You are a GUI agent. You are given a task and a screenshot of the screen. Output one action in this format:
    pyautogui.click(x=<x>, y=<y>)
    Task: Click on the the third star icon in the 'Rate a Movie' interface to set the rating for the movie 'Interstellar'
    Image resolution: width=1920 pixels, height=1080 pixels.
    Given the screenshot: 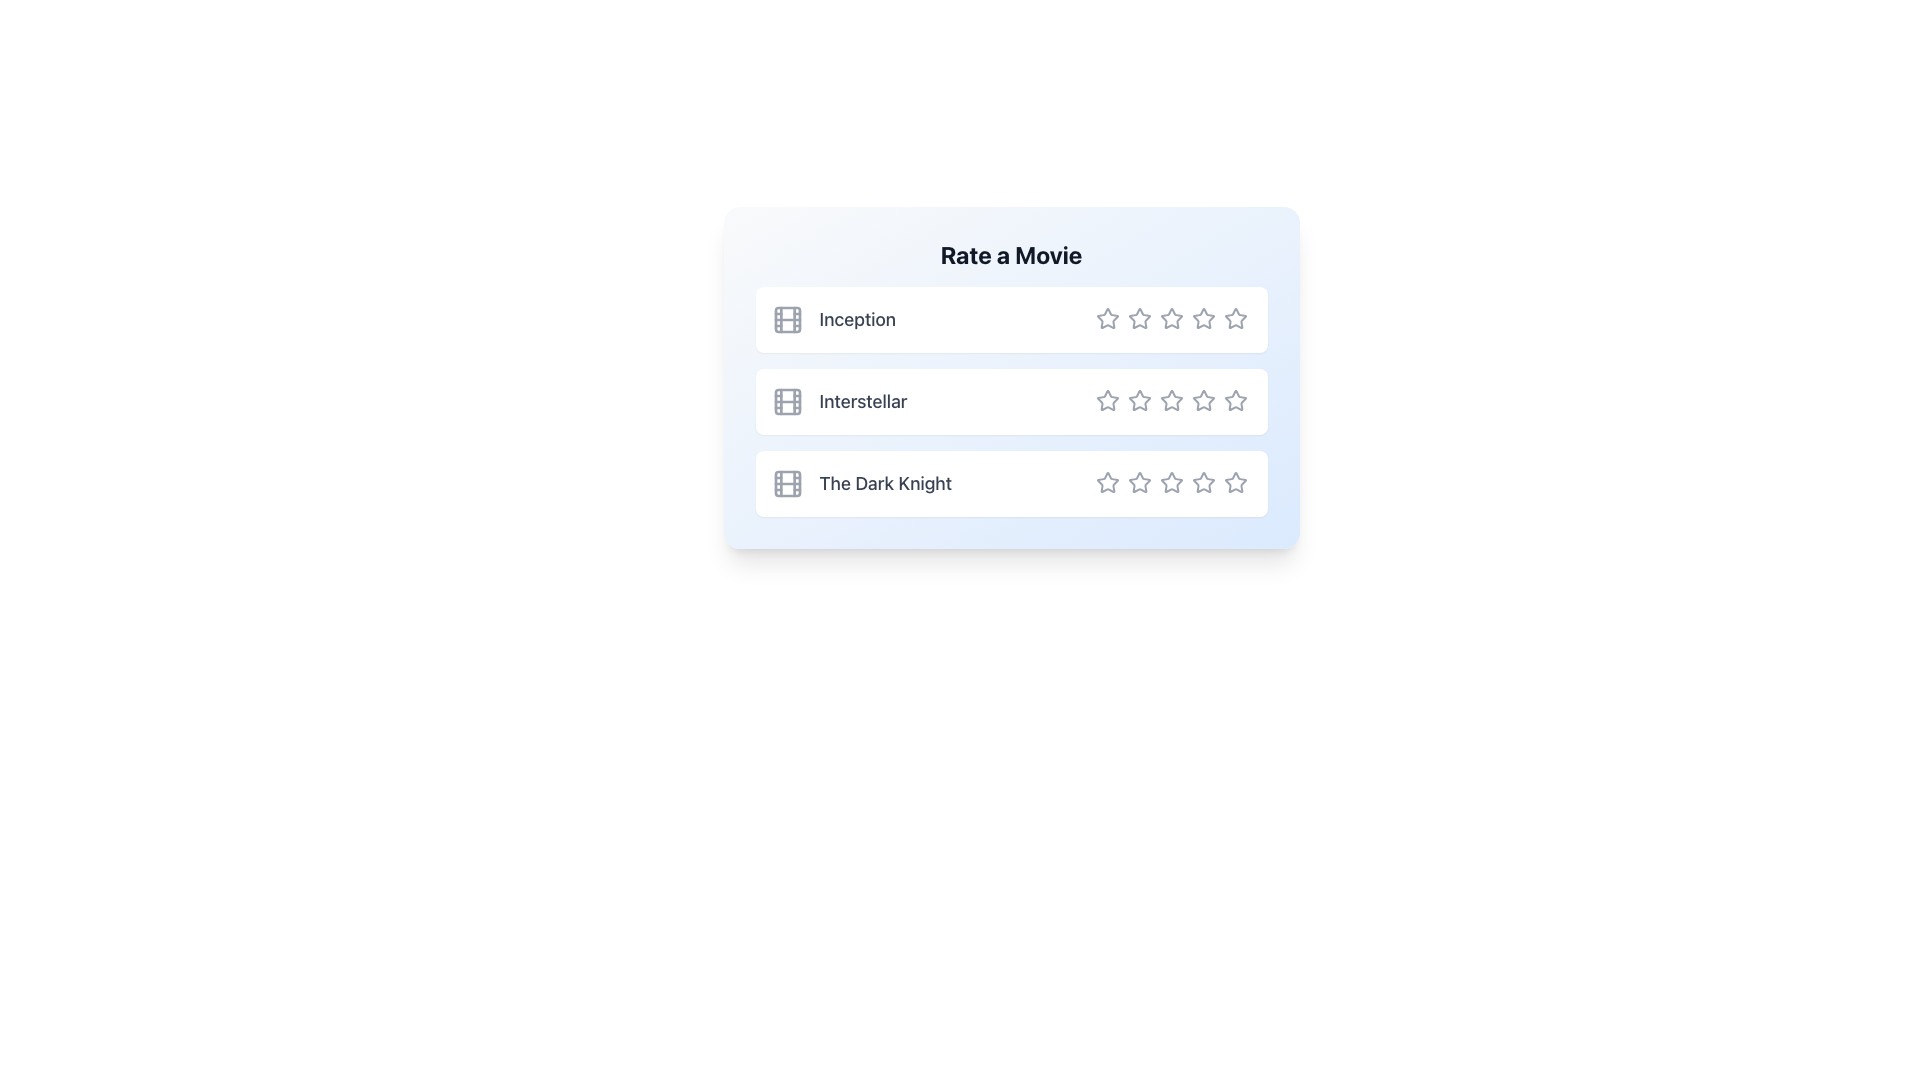 What is the action you would take?
    pyautogui.click(x=1138, y=400)
    